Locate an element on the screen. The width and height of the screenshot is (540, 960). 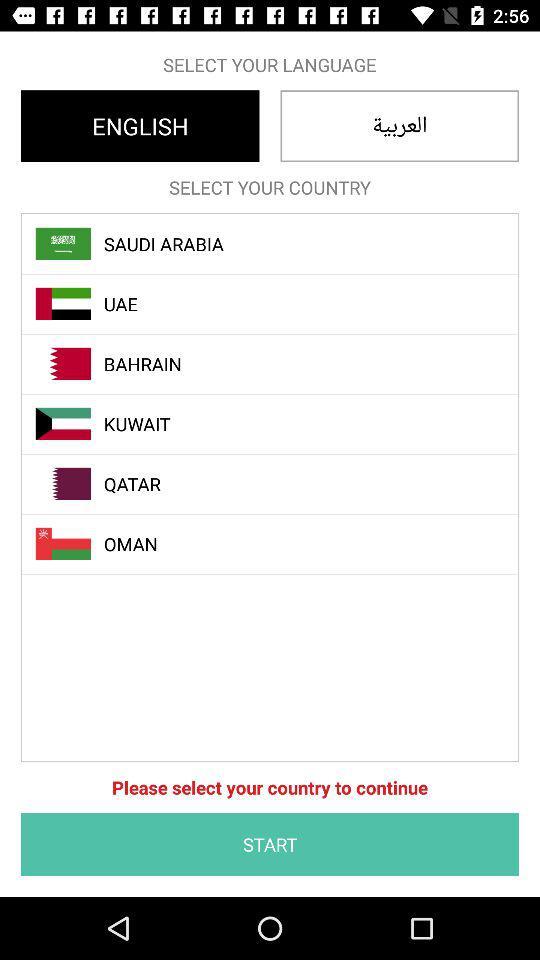
the item below the select your country icon is located at coordinates (280, 243).